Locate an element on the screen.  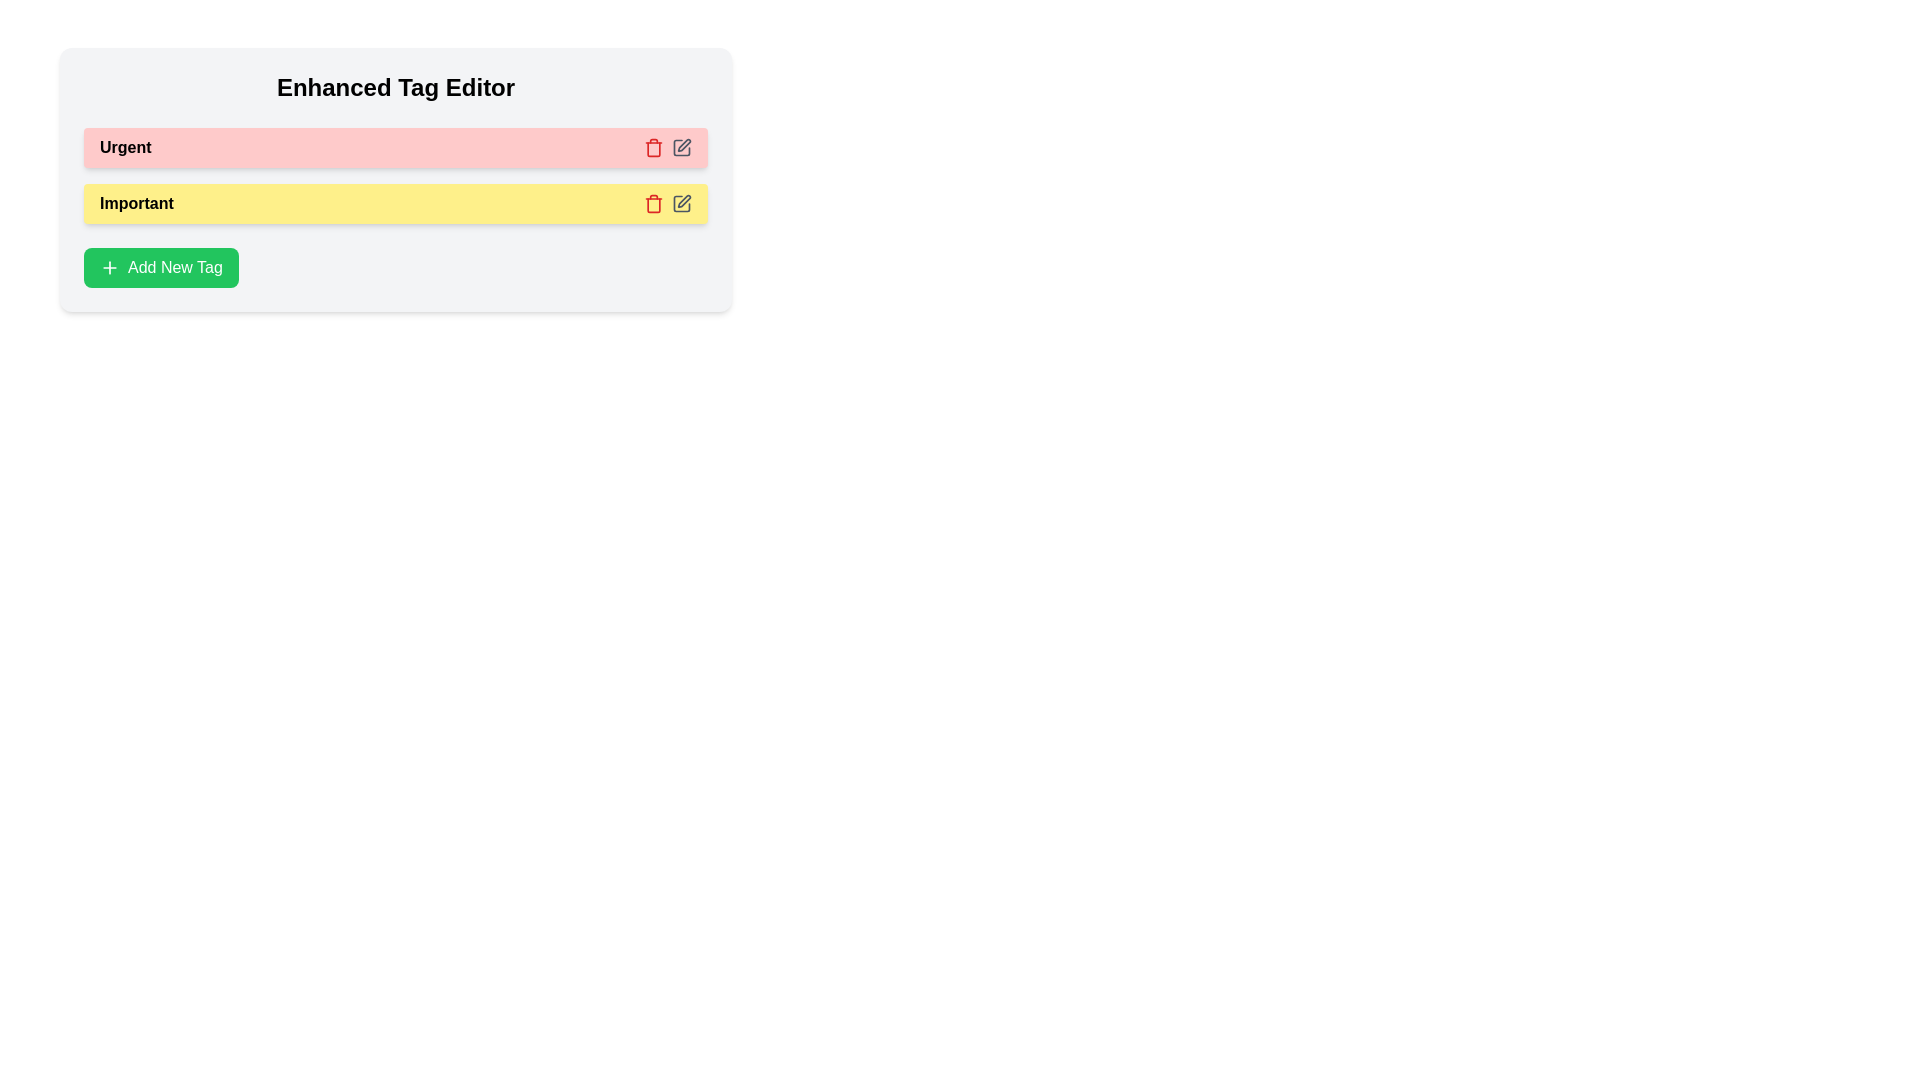
the rectangular green button labeled 'Add New Tag' with a '+' icon is located at coordinates (161, 266).